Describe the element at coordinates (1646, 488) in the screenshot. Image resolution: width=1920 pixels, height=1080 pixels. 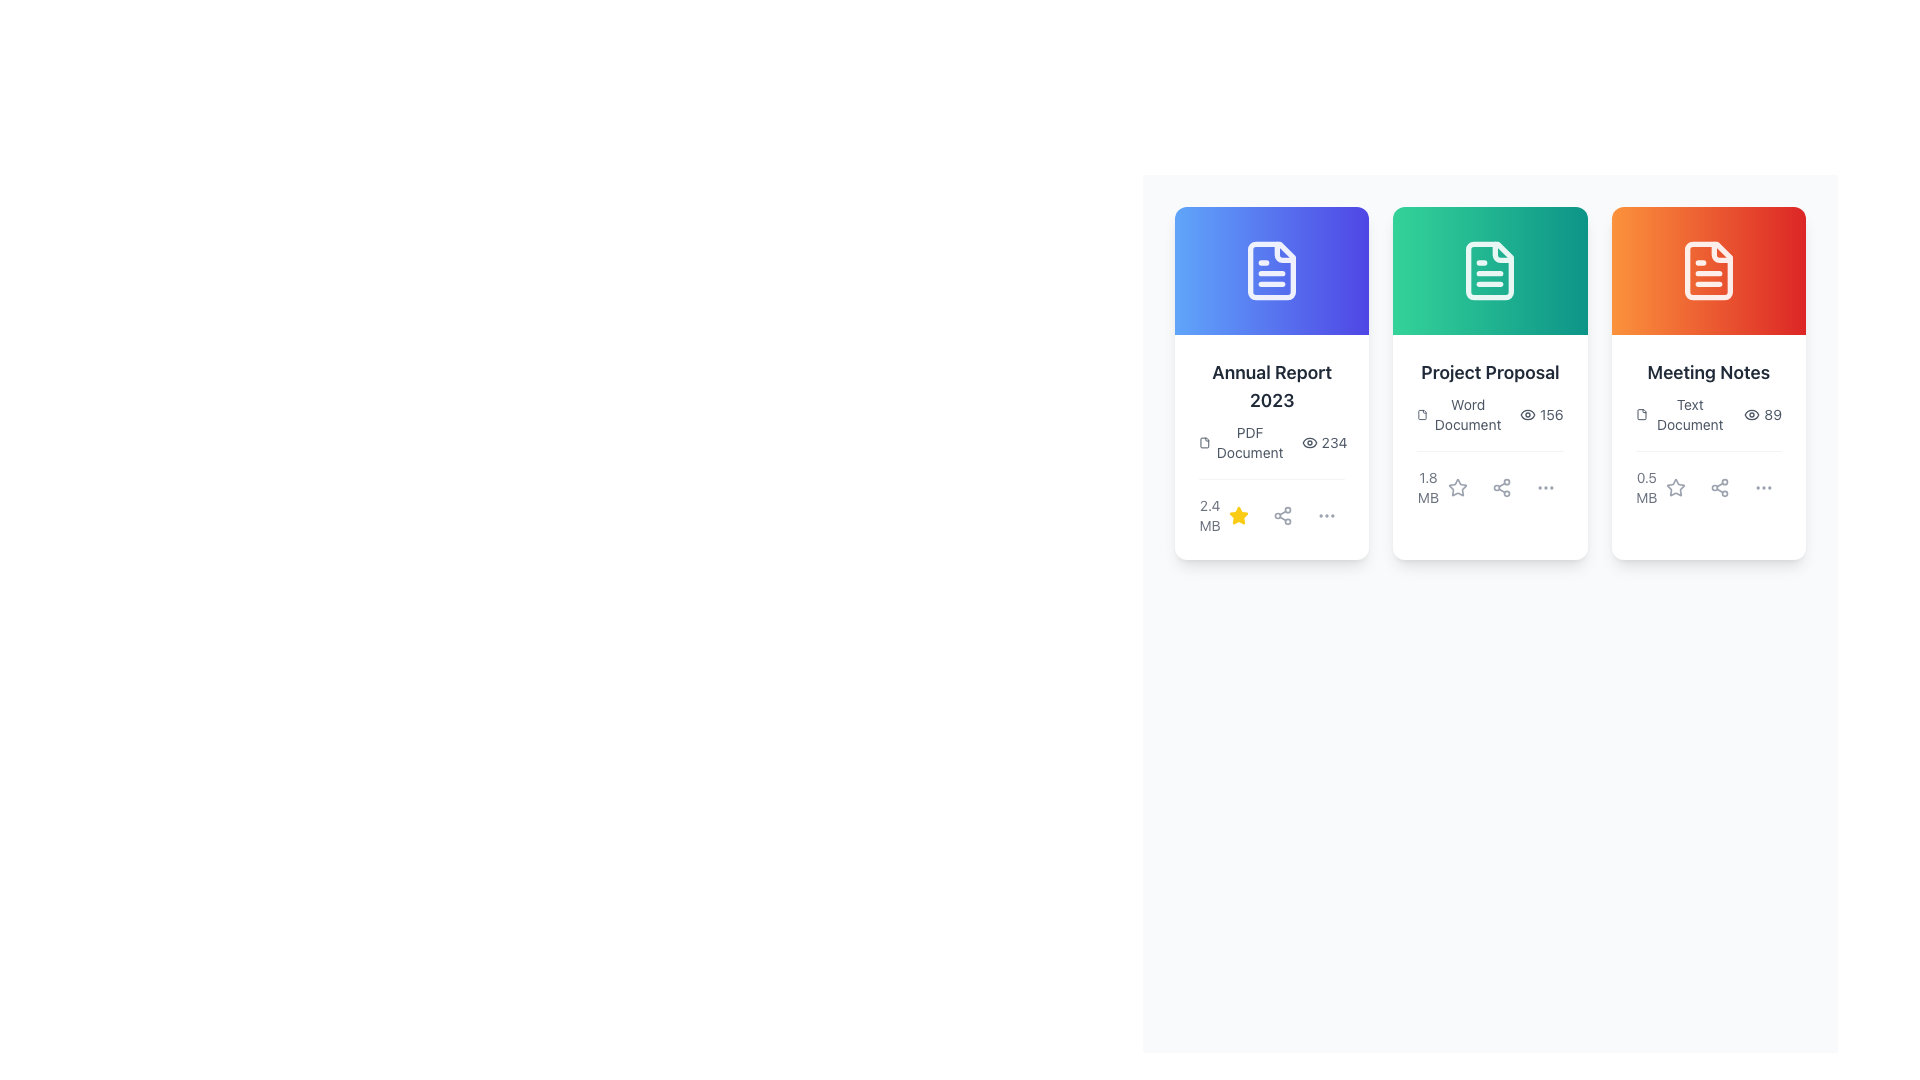
I see `the Label that displays the file size of the document in the card labeled 'Meeting Notes', located at the bottom-left corner below the descriptive text area` at that location.